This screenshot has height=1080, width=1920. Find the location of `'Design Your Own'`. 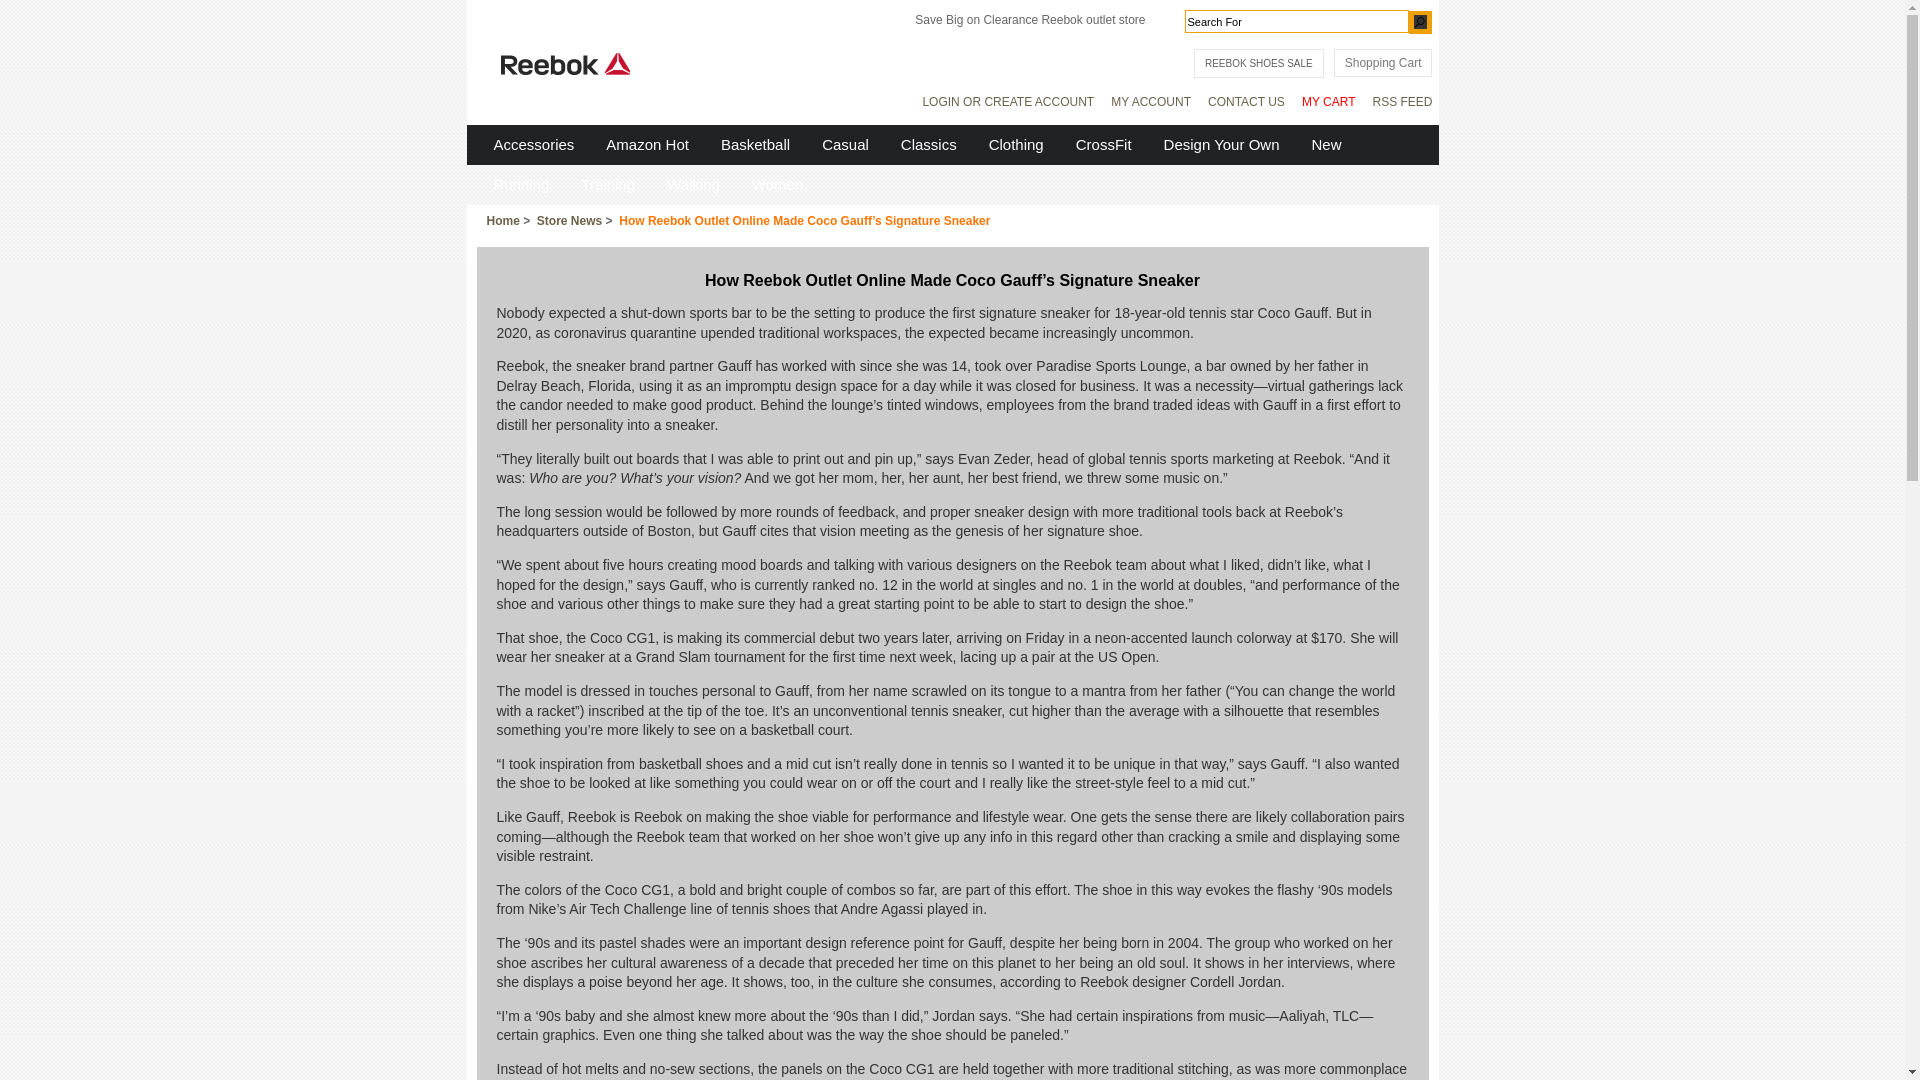

'Design Your Own' is located at coordinates (1148, 142).